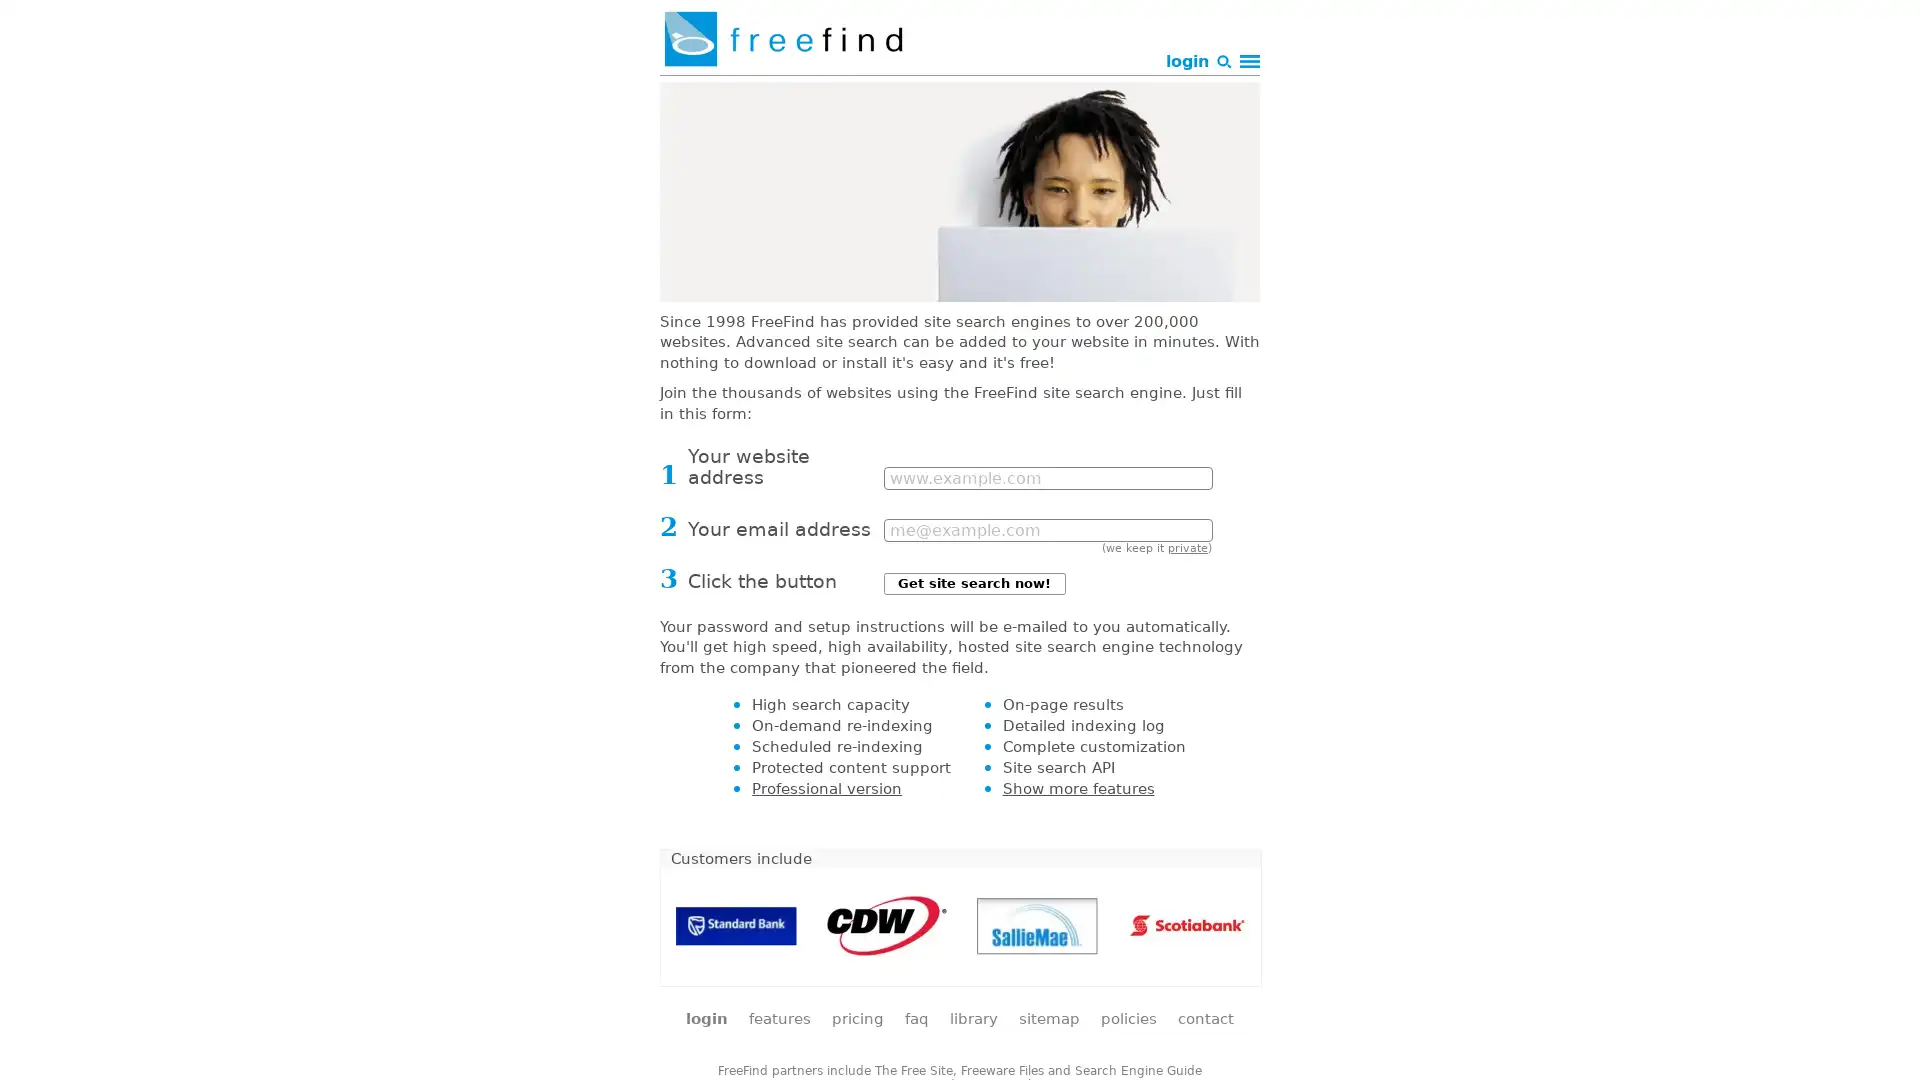 Image resolution: width=1920 pixels, height=1080 pixels. Describe the element at coordinates (974, 582) in the screenshot. I see `Get site search now!` at that location.